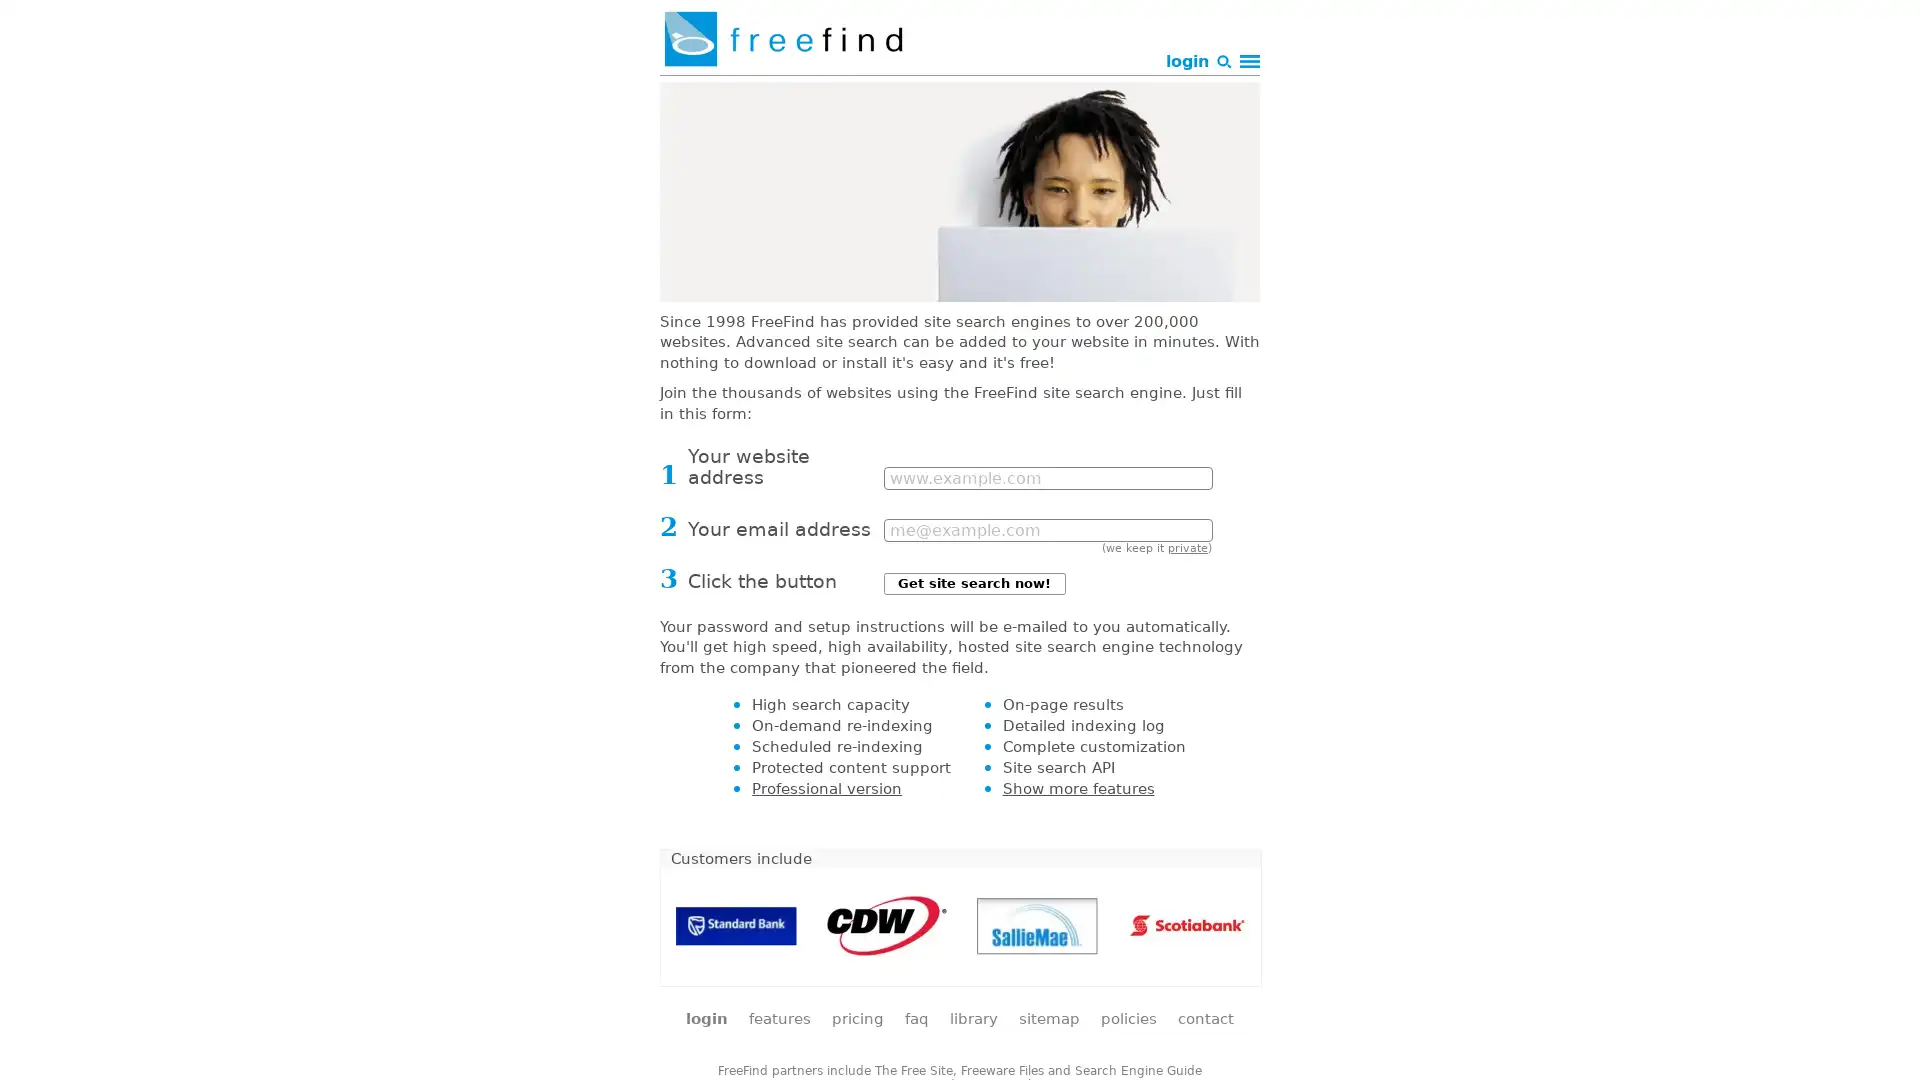 Image resolution: width=1920 pixels, height=1080 pixels. Describe the element at coordinates (974, 582) in the screenshot. I see `Get site search now!` at that location.